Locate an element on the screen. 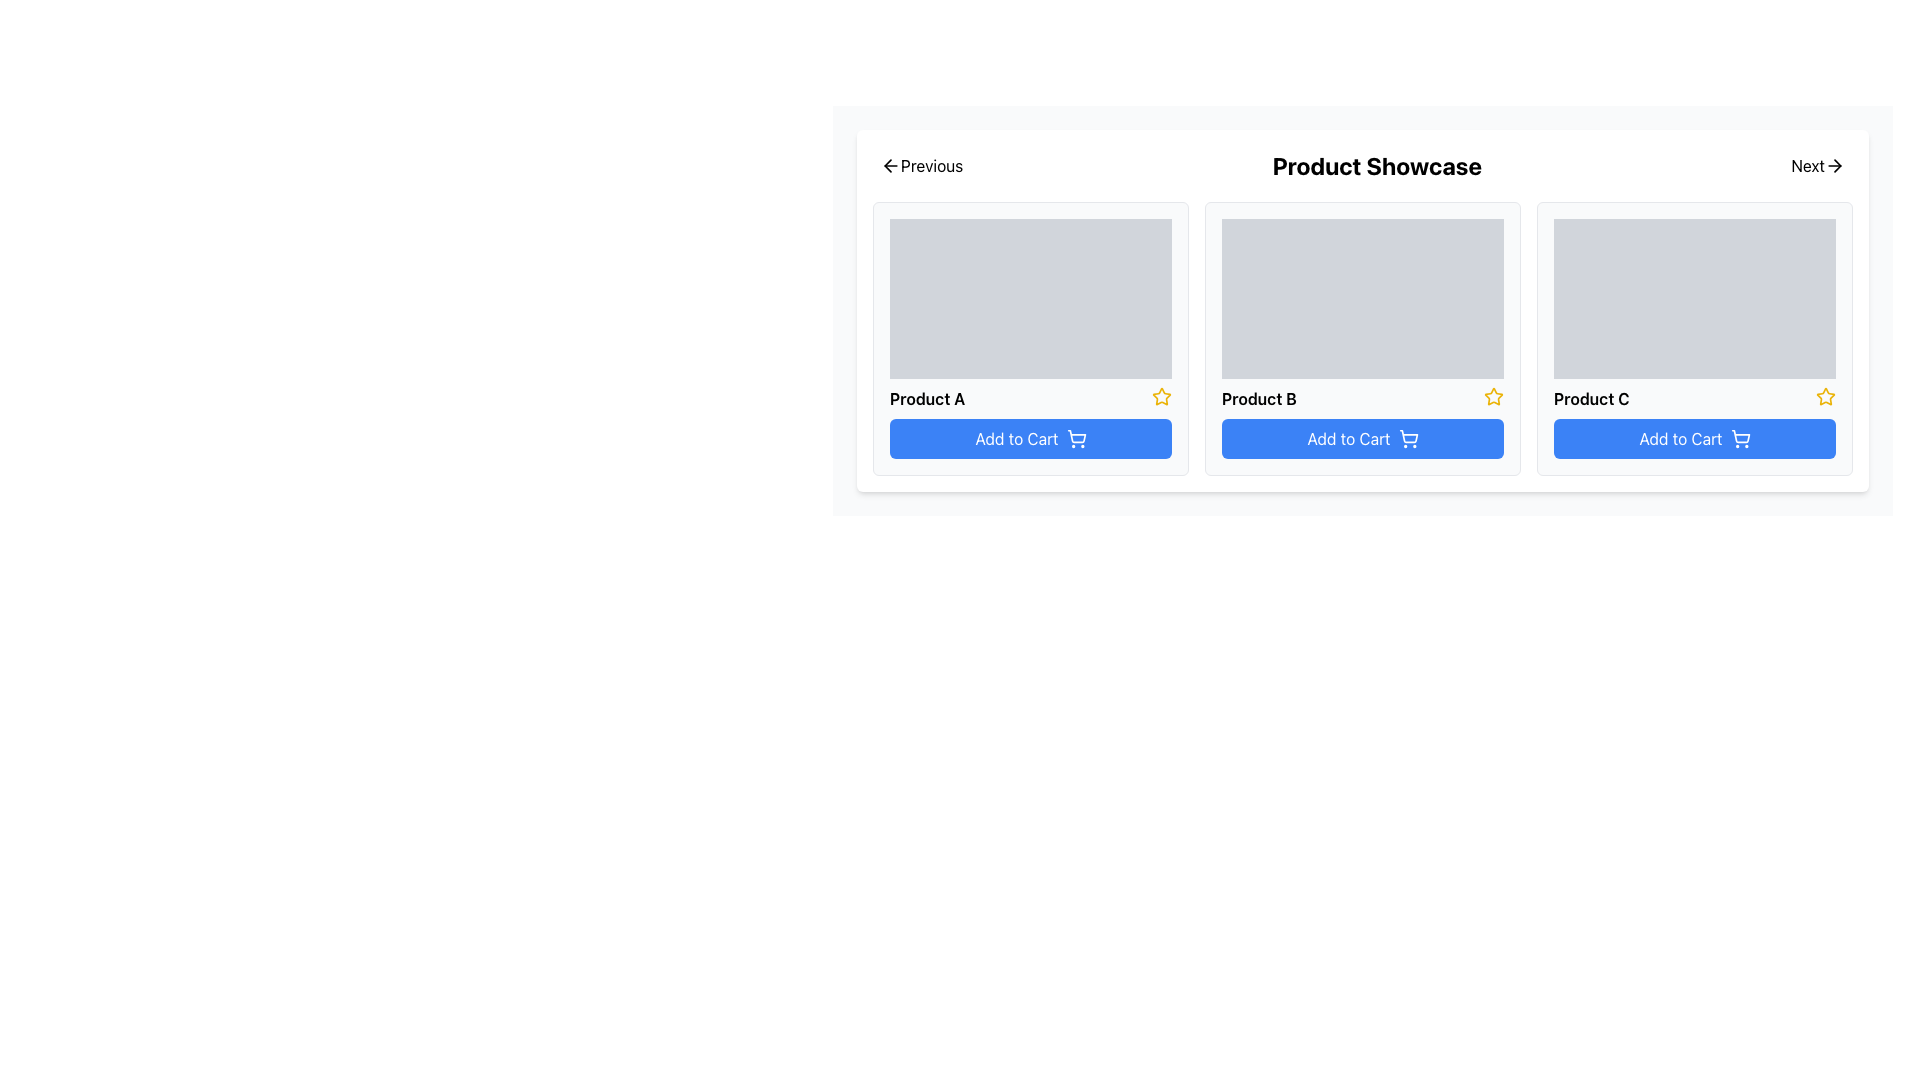  the shopping cart icon of the 'Add to Cart' button for Product C to observe potential visual changes is located at coordinates (1739, 435).